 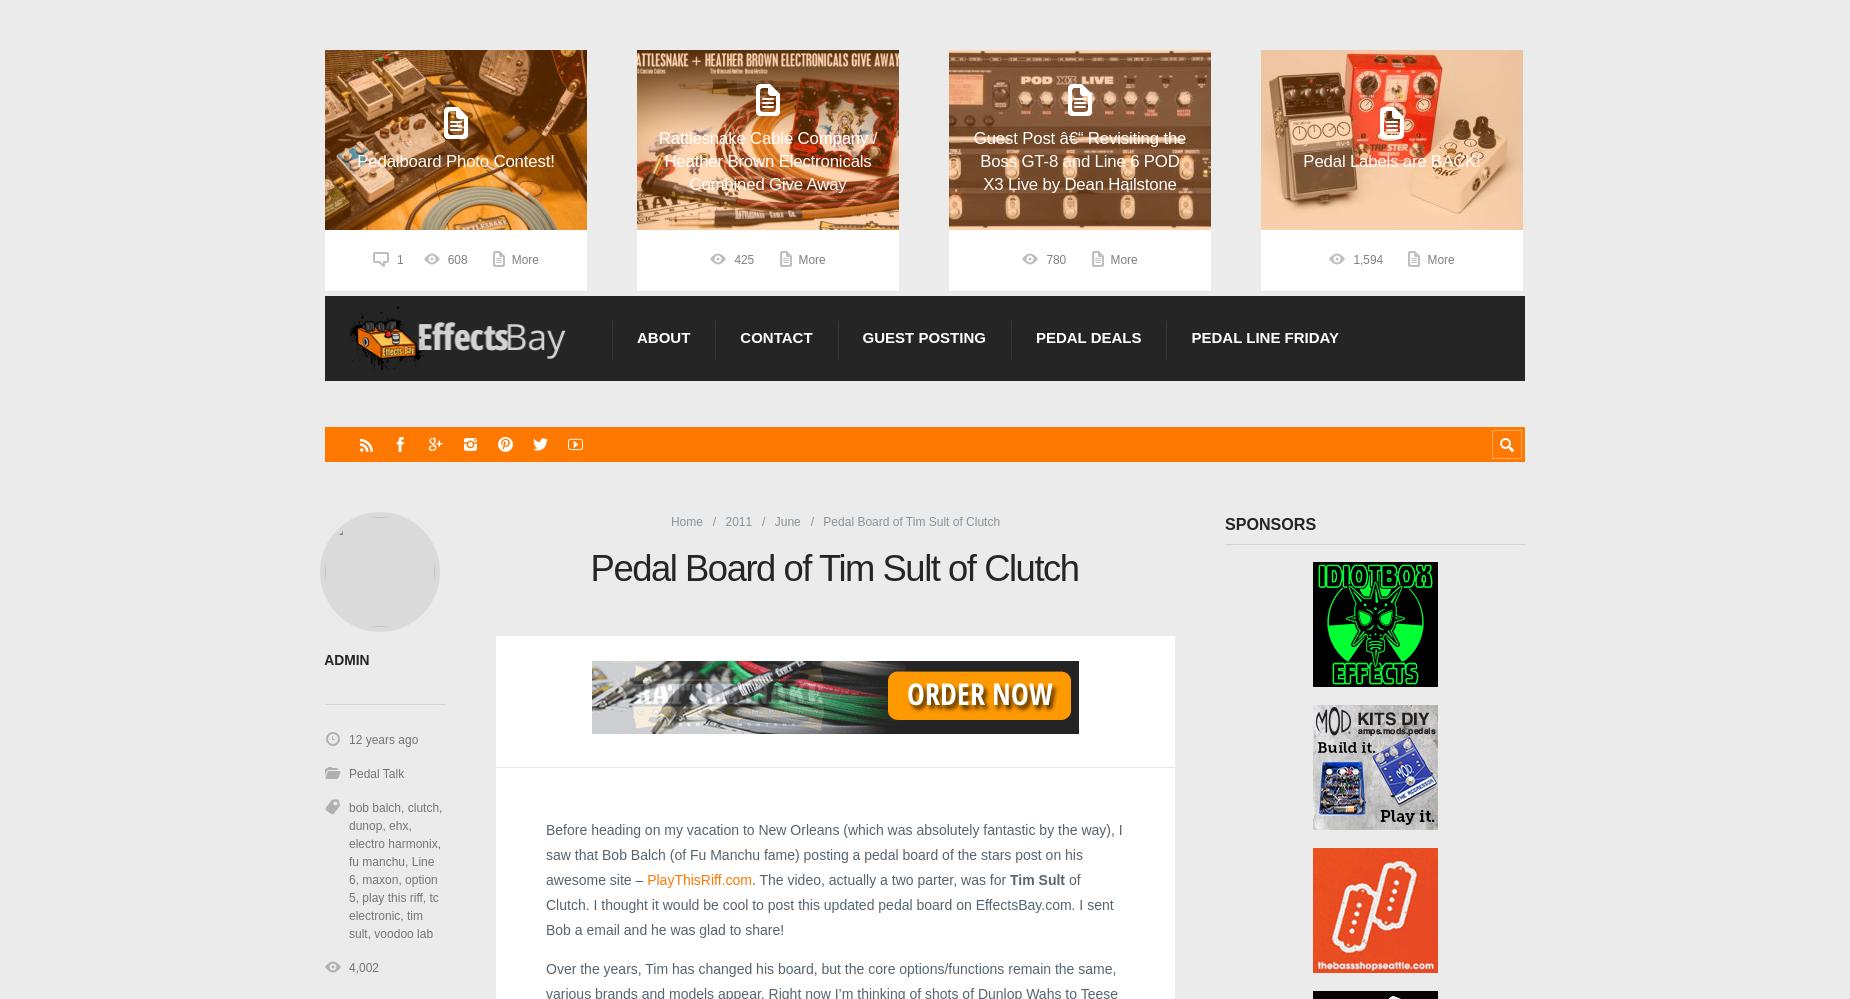 What do you see at coordinates (1367, 260) in the screenshot?
I see `'1,594'` at bounding box center [1367, 260].